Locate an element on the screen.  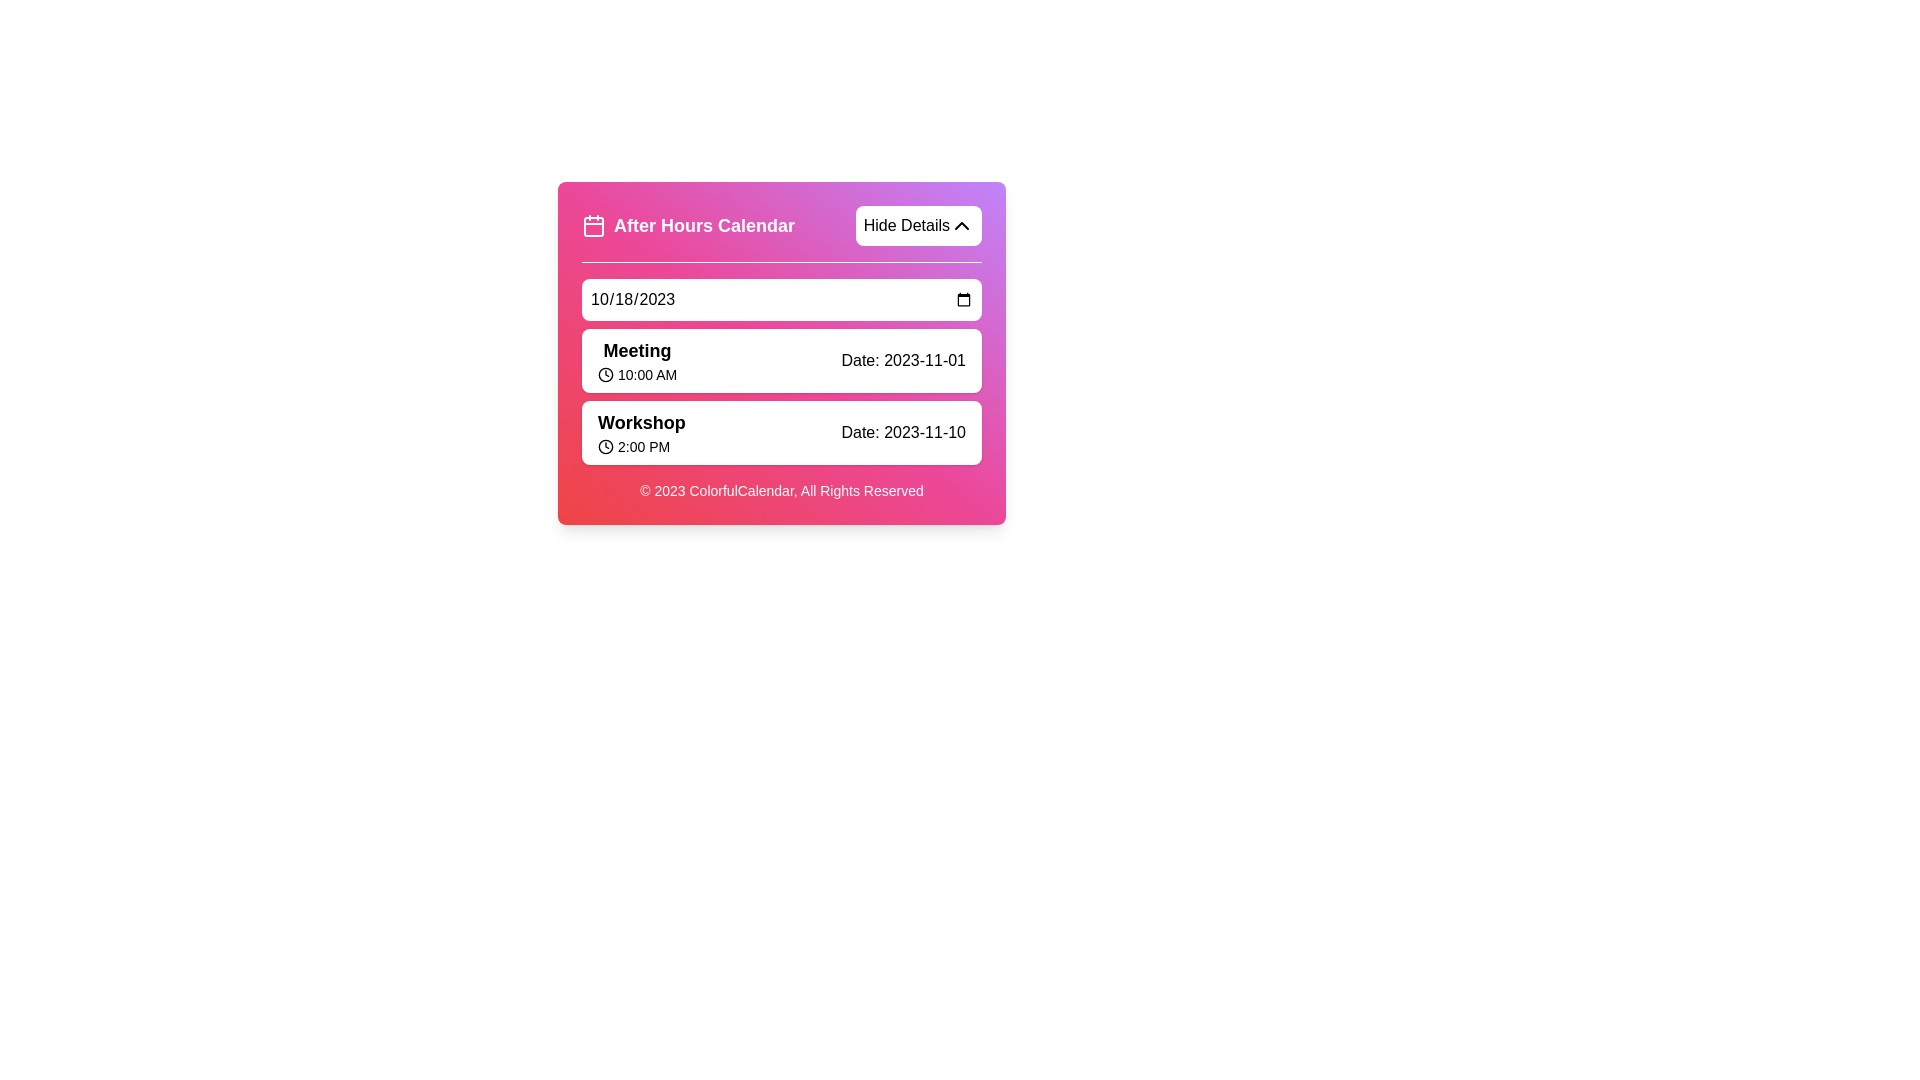
the calendar icon represented by the rectangular region located in the top-left of the header bar is located at coordinates (593, 226).